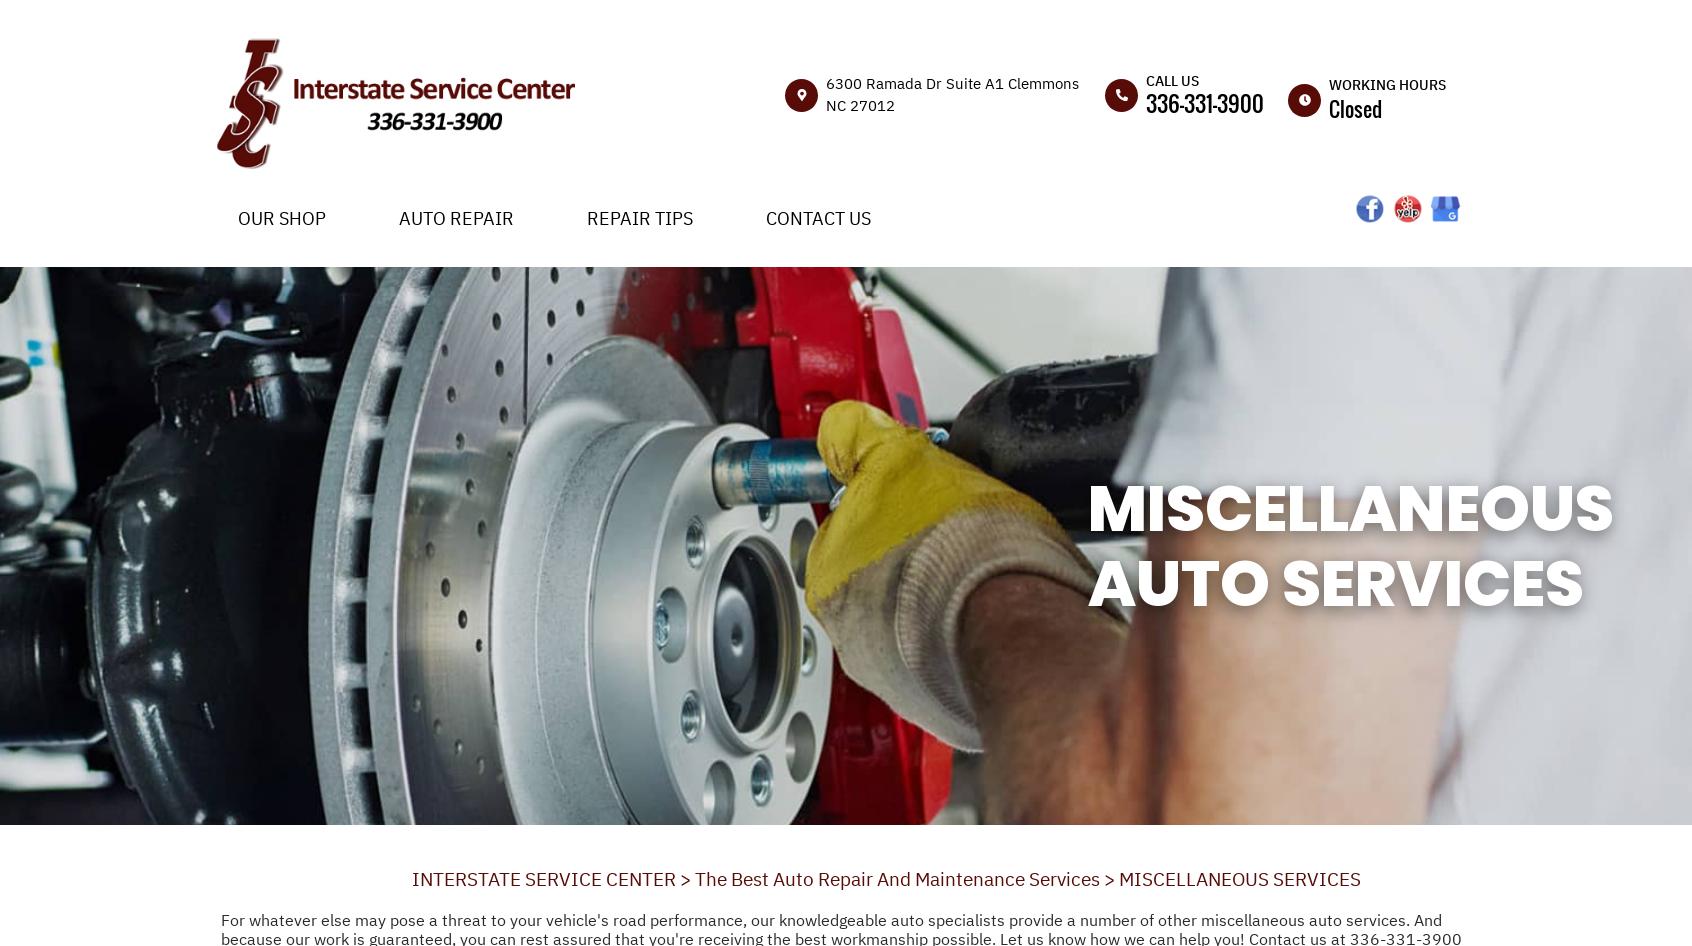 This screenshot has height=946, width=1692. What do you see at coordinates (1298, 318) in the screenshot?
I see `'Thu'` at bounding box center [1298, 318].